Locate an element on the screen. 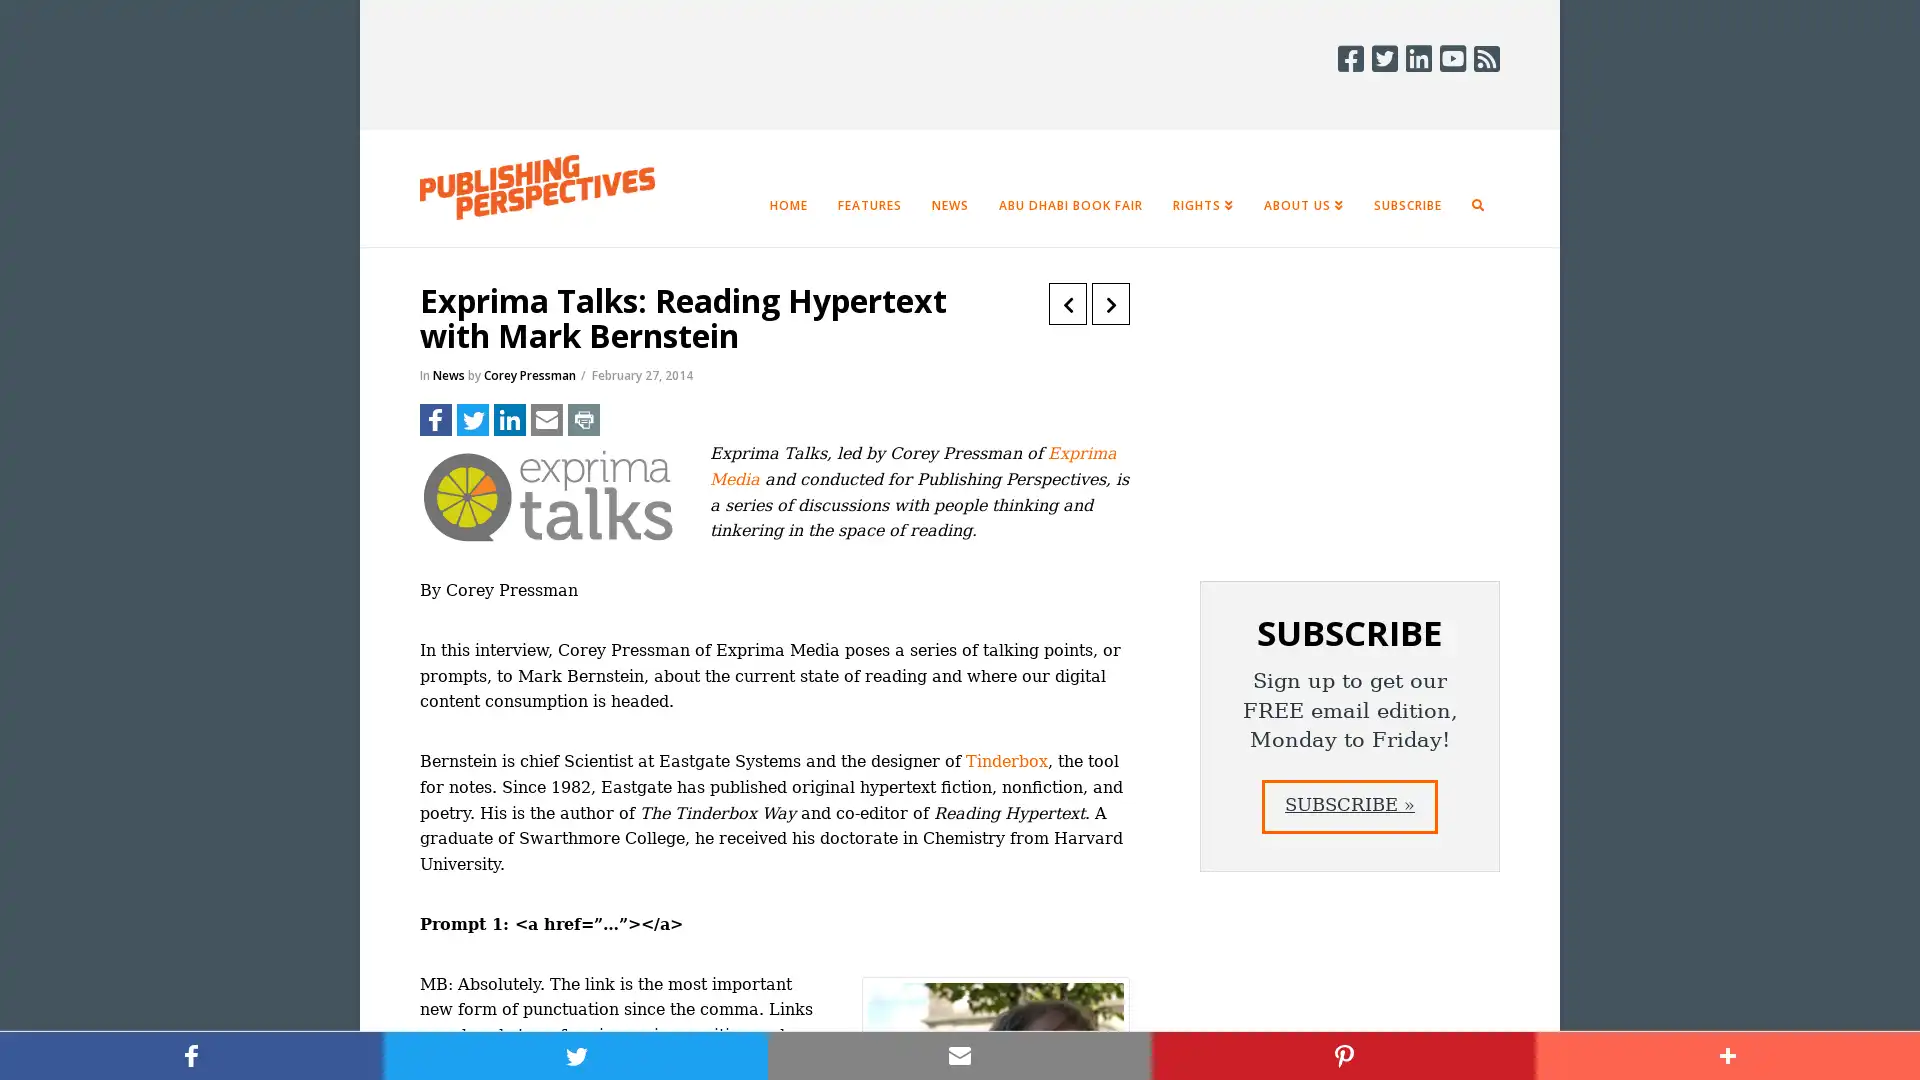 This screenshot has width=1920, height=1080. Share to Email is located at coordinates (547, 419).